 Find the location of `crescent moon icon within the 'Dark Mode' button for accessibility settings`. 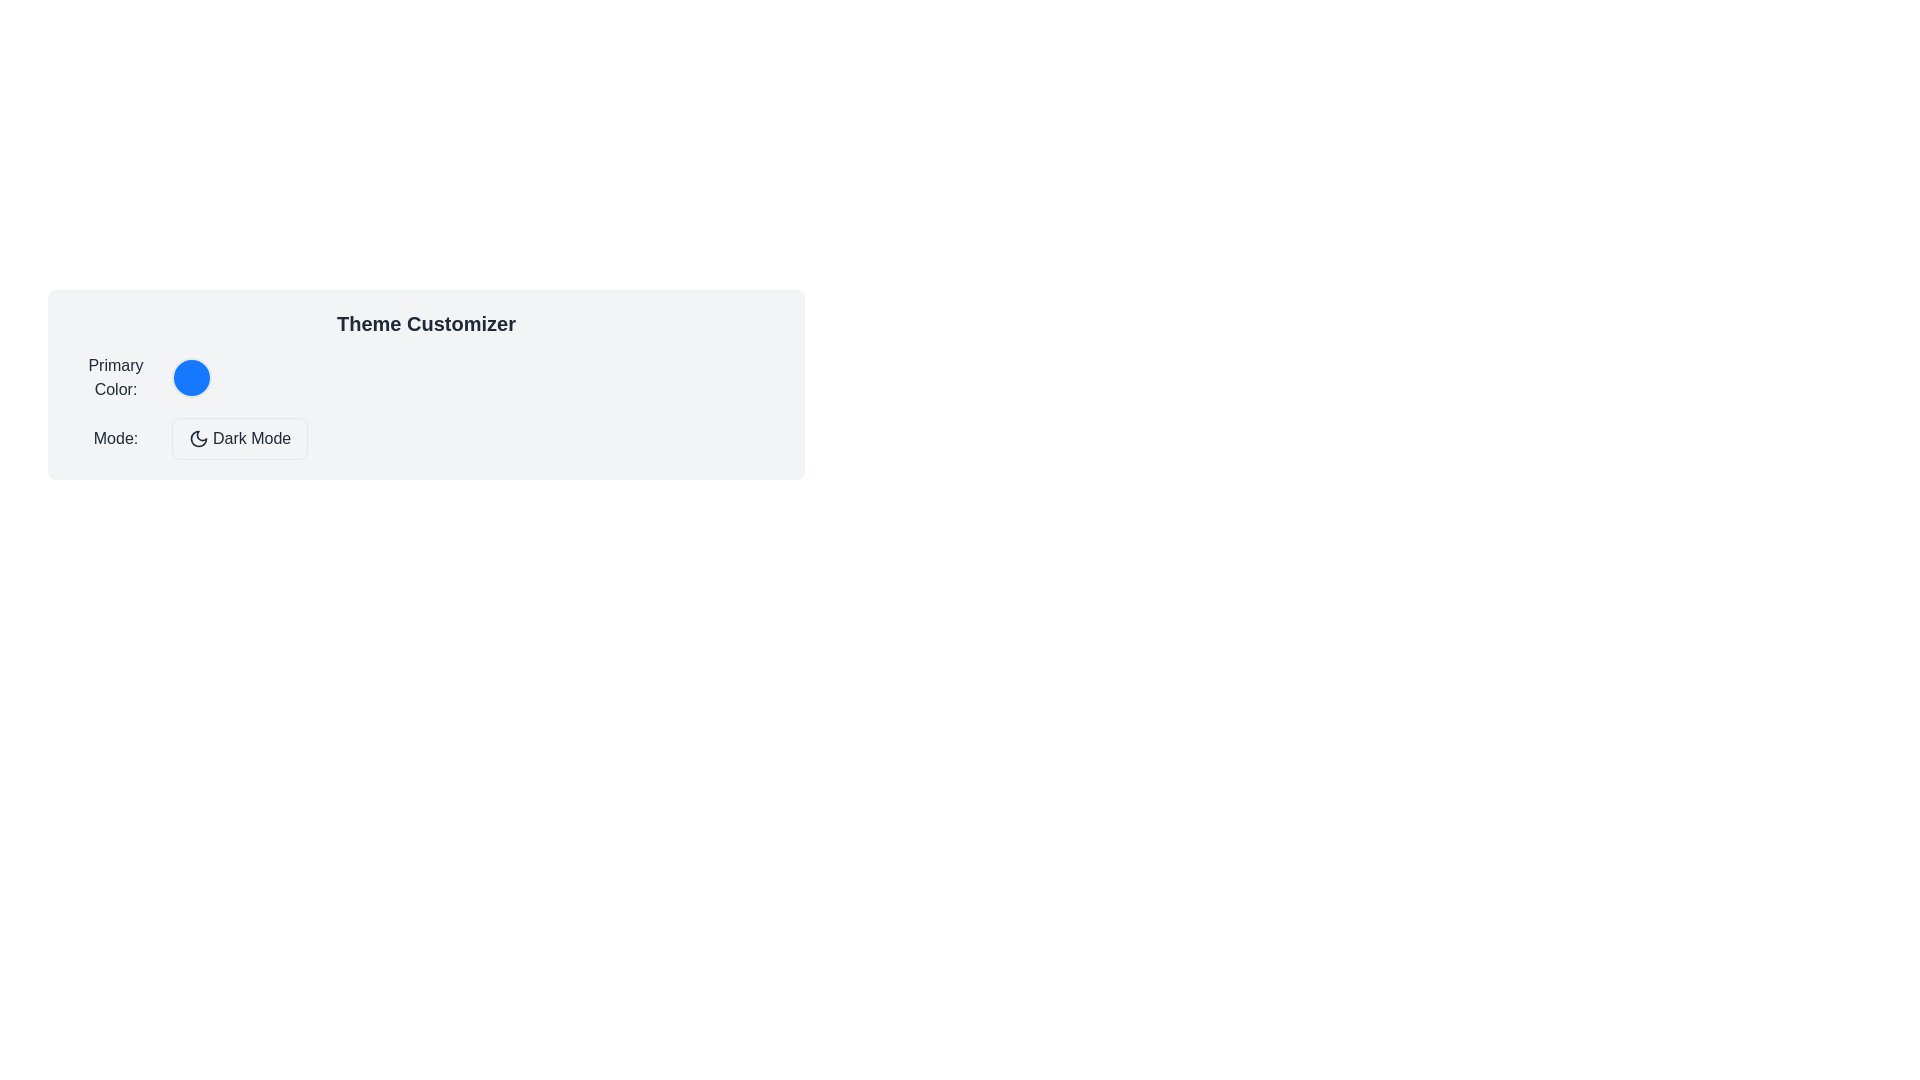

crescent moon icon within the 'Dark Mode' button for accessibility settings is located at coordinates (198, 438).